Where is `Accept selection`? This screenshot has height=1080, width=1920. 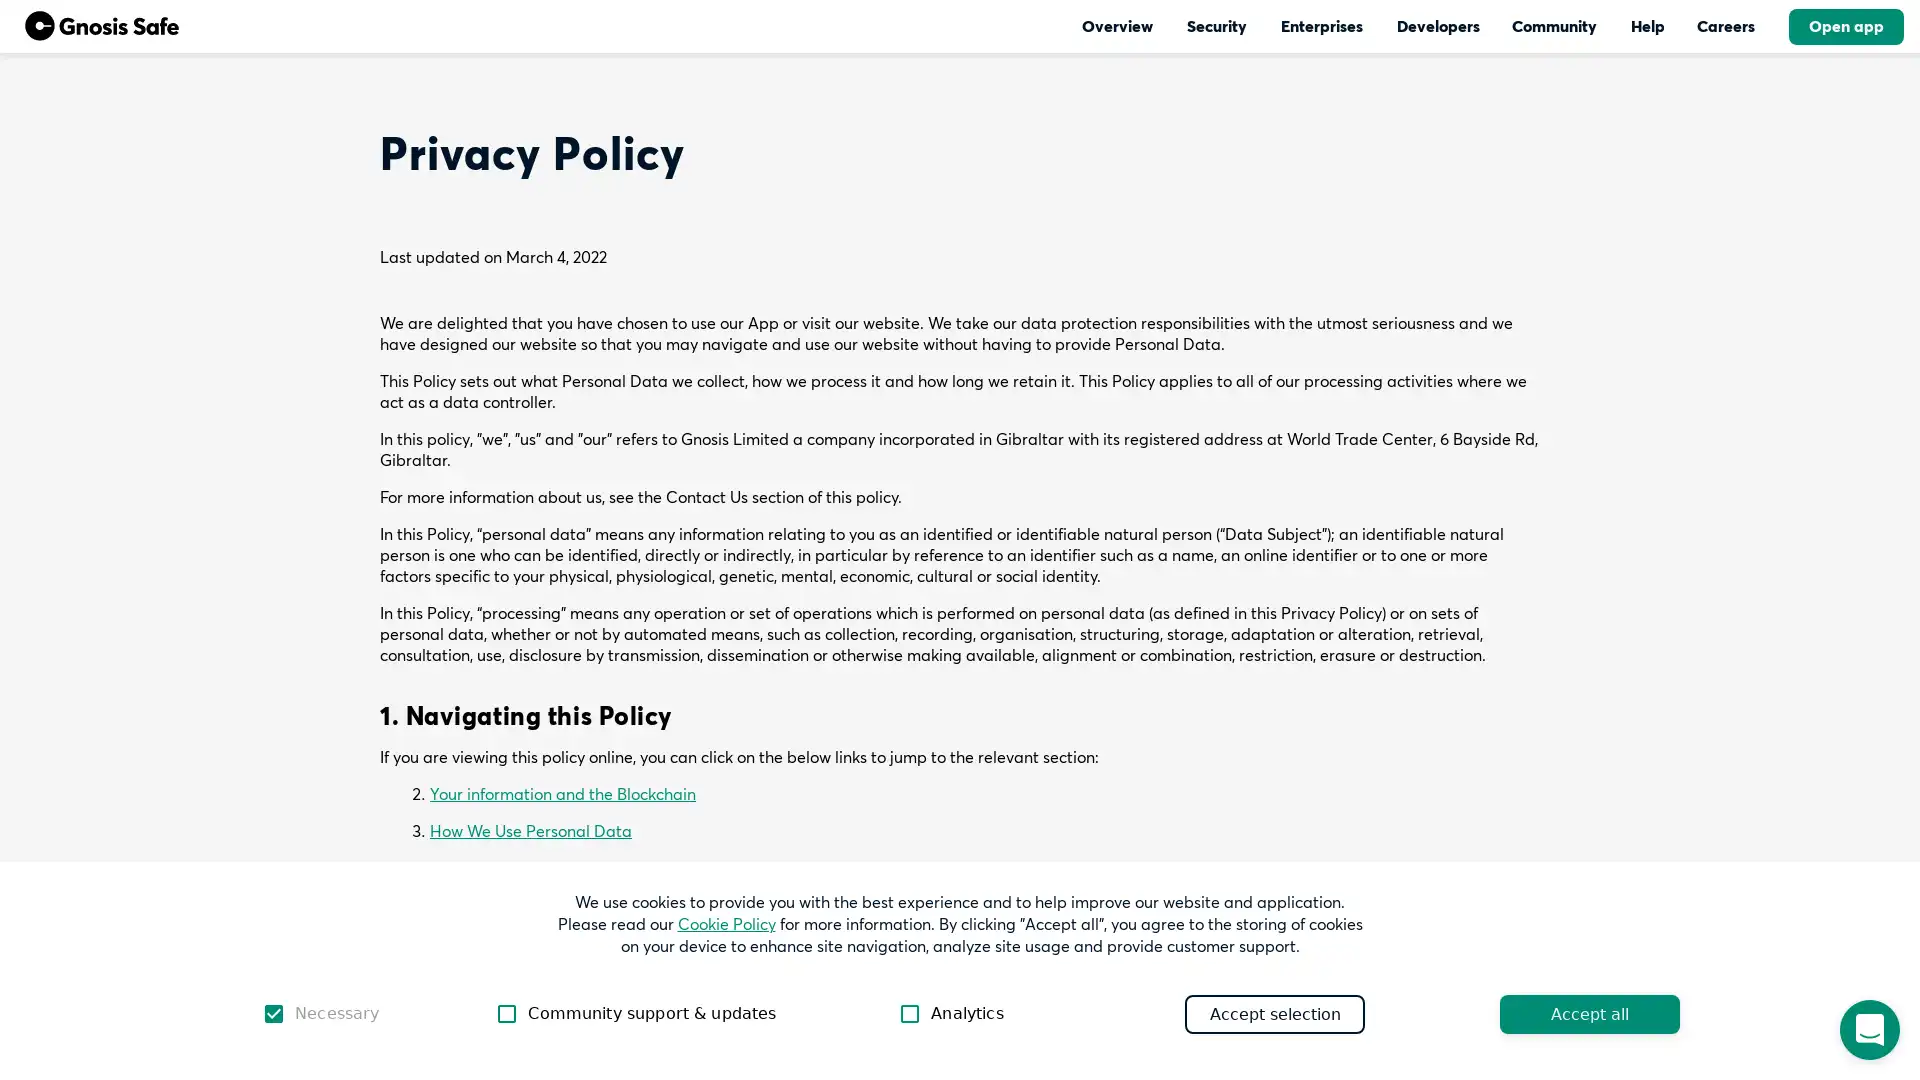 Accept selection is located at coordinates (1274, 1013).